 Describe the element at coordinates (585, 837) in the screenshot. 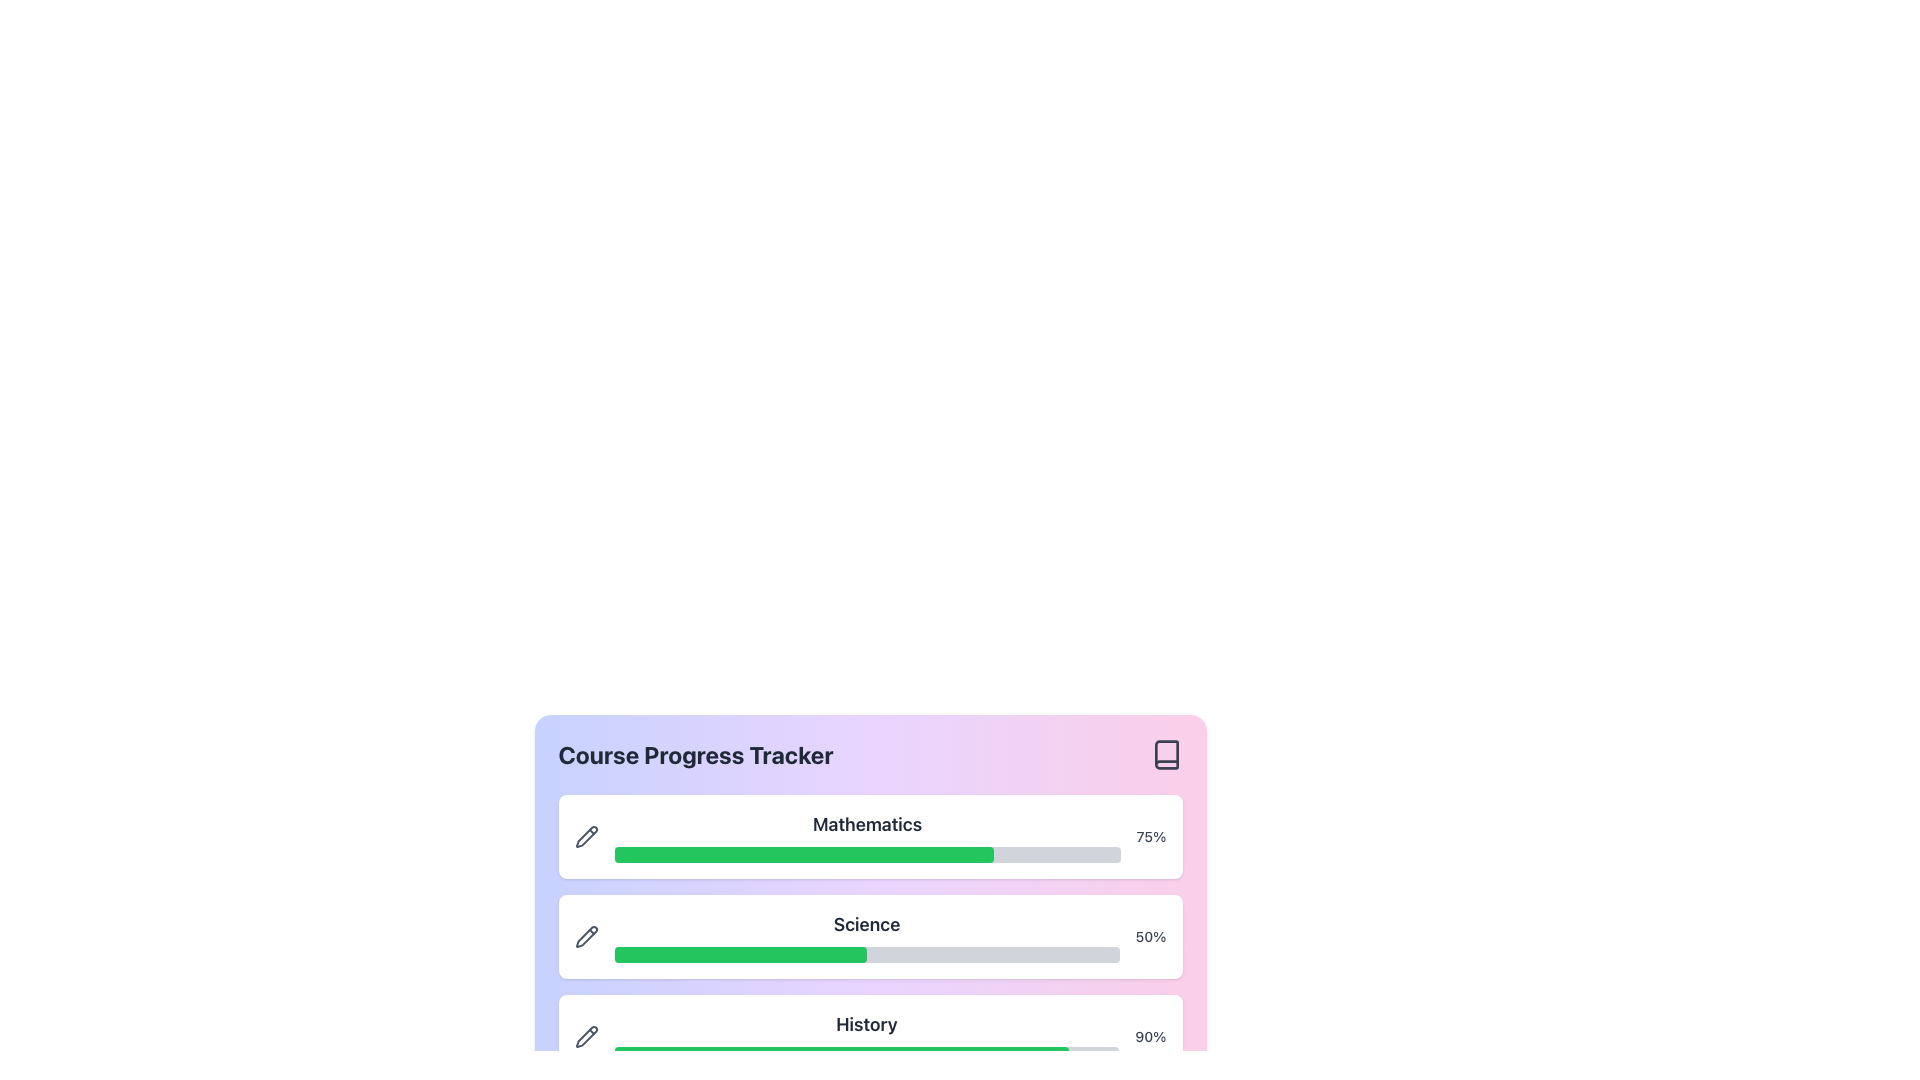

I see `the pencil icon located to the left of the Science progress bar in the Course Progress Tracker interface` at that location.